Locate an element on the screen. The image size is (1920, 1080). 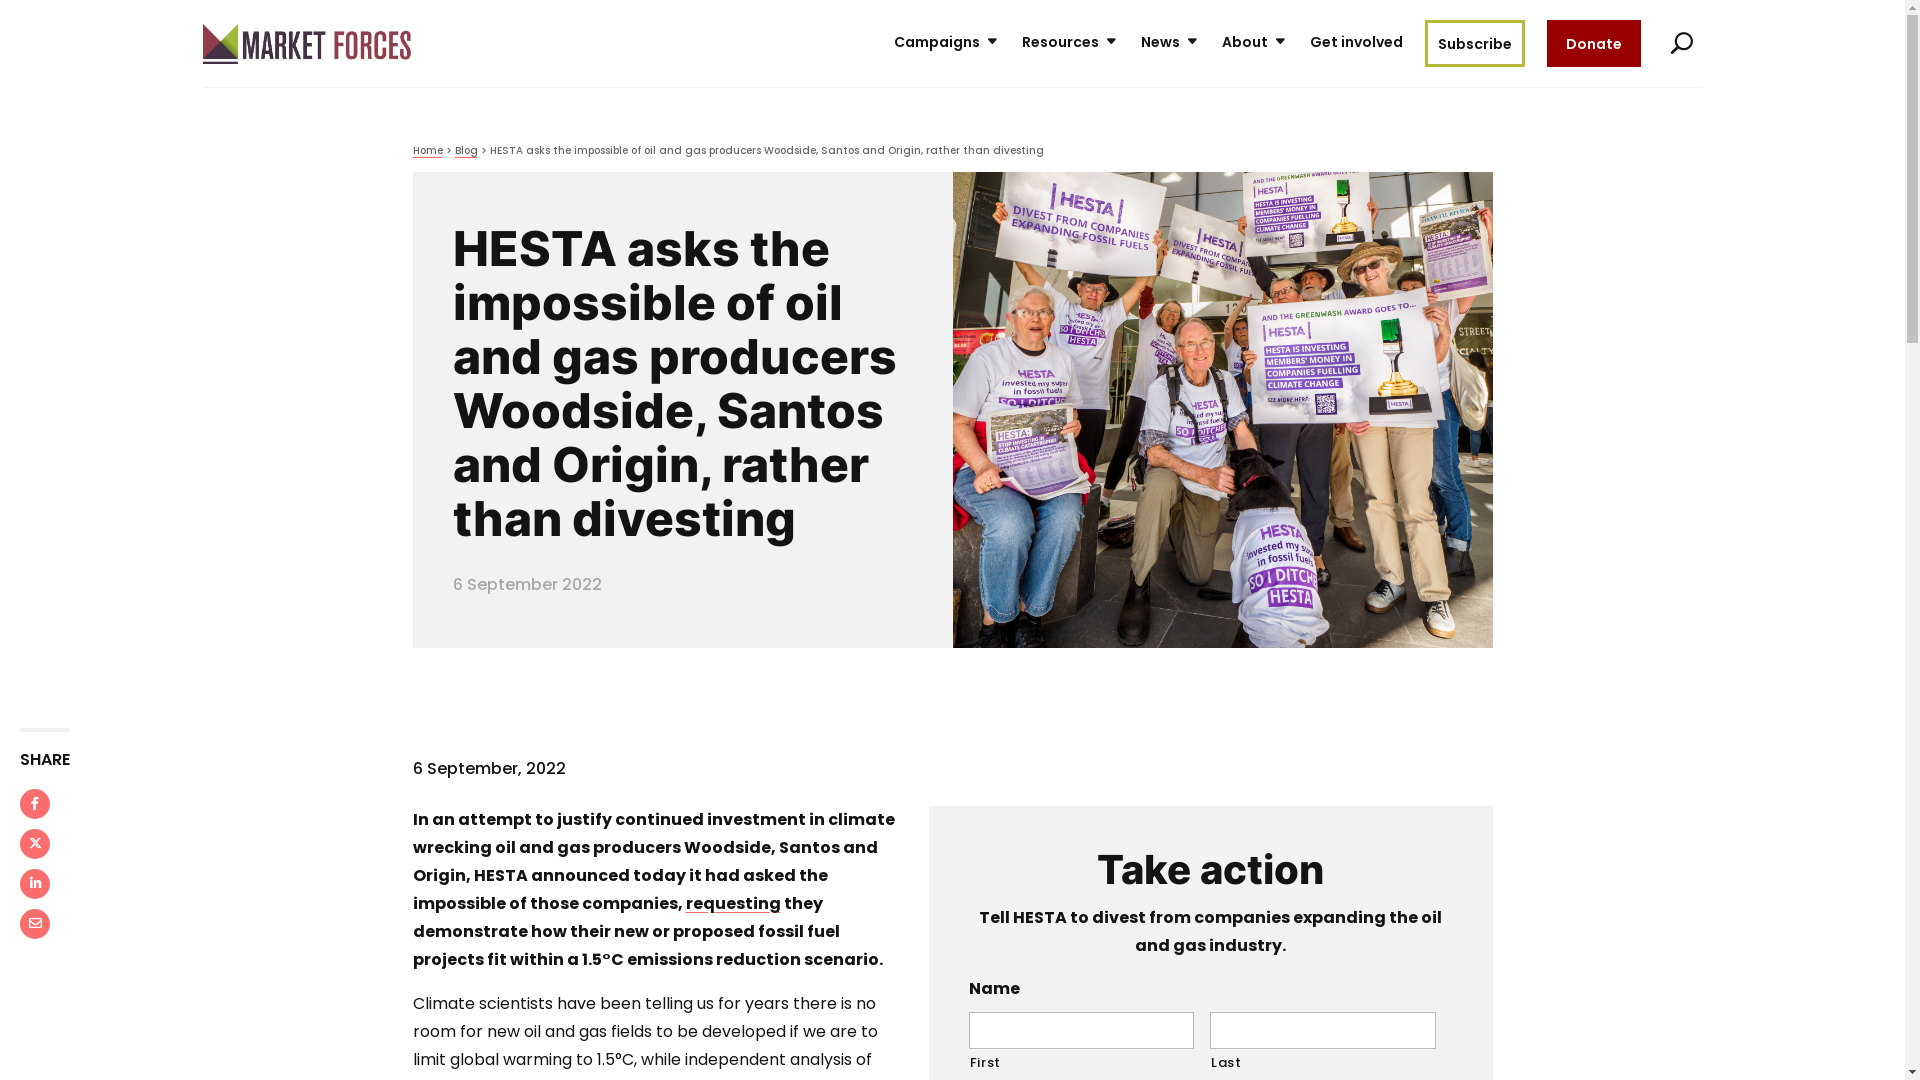
'Resources' is located at coordinates (1069, 43).